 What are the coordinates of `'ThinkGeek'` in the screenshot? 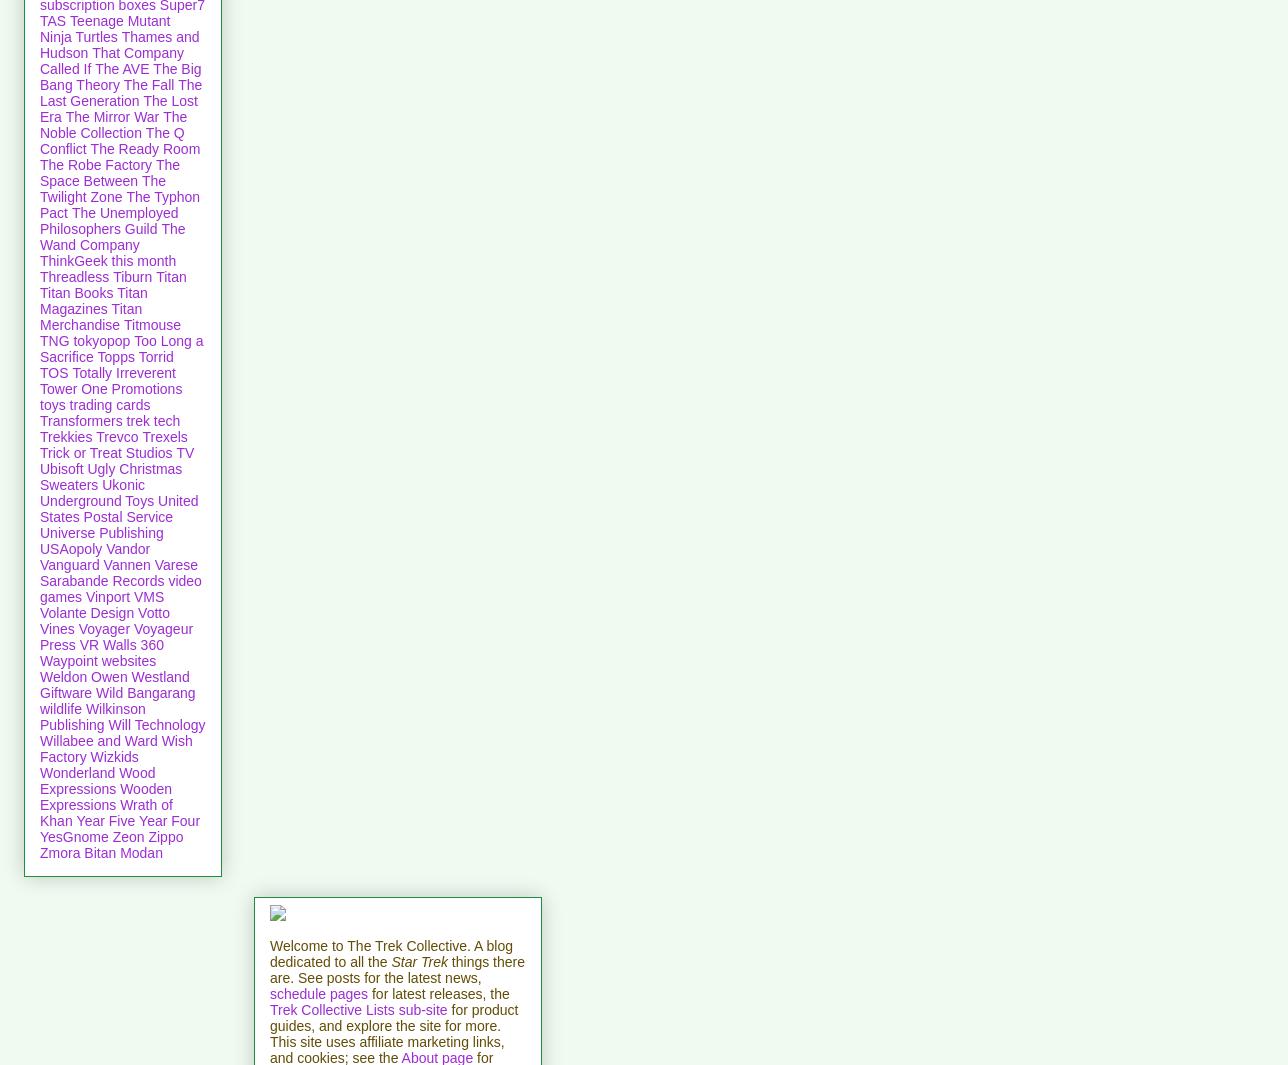 It's located at (73, 258).